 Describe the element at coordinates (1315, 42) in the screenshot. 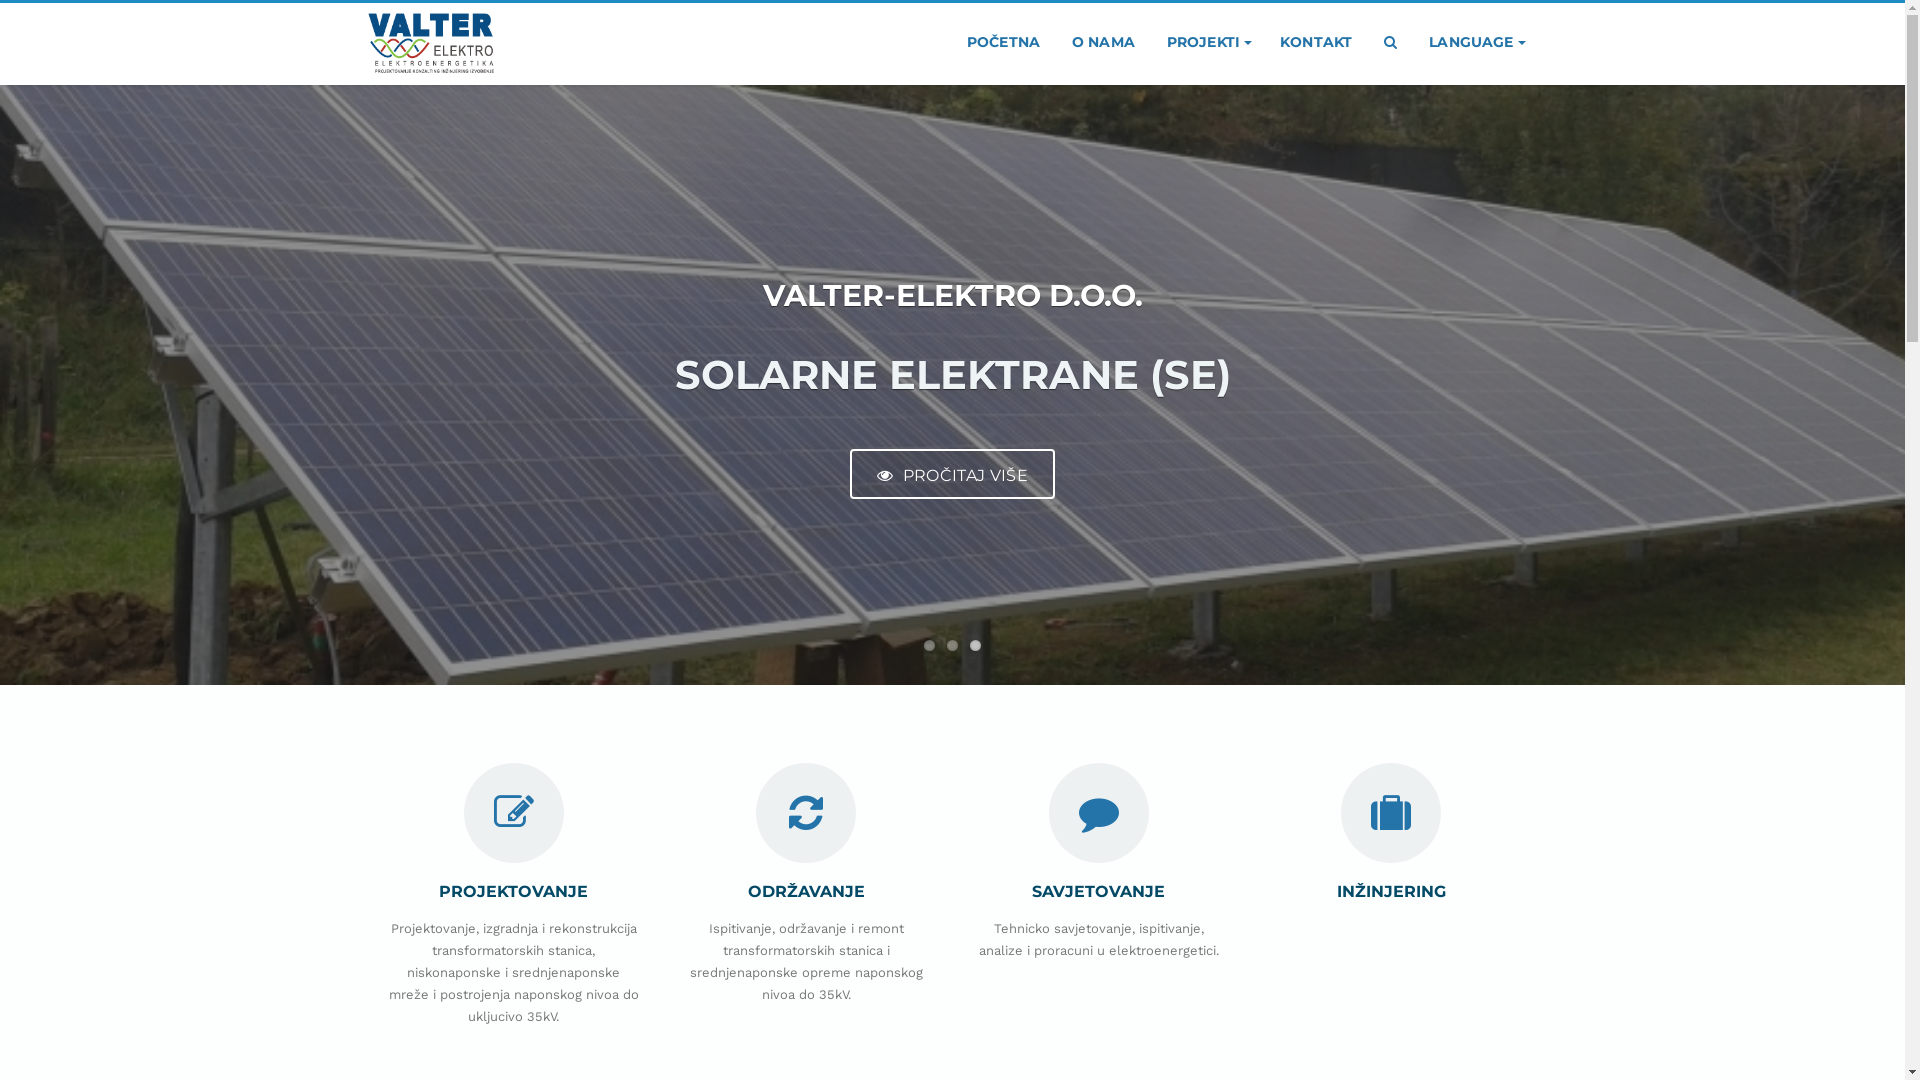

I see `'KONTAKT'` at that location.